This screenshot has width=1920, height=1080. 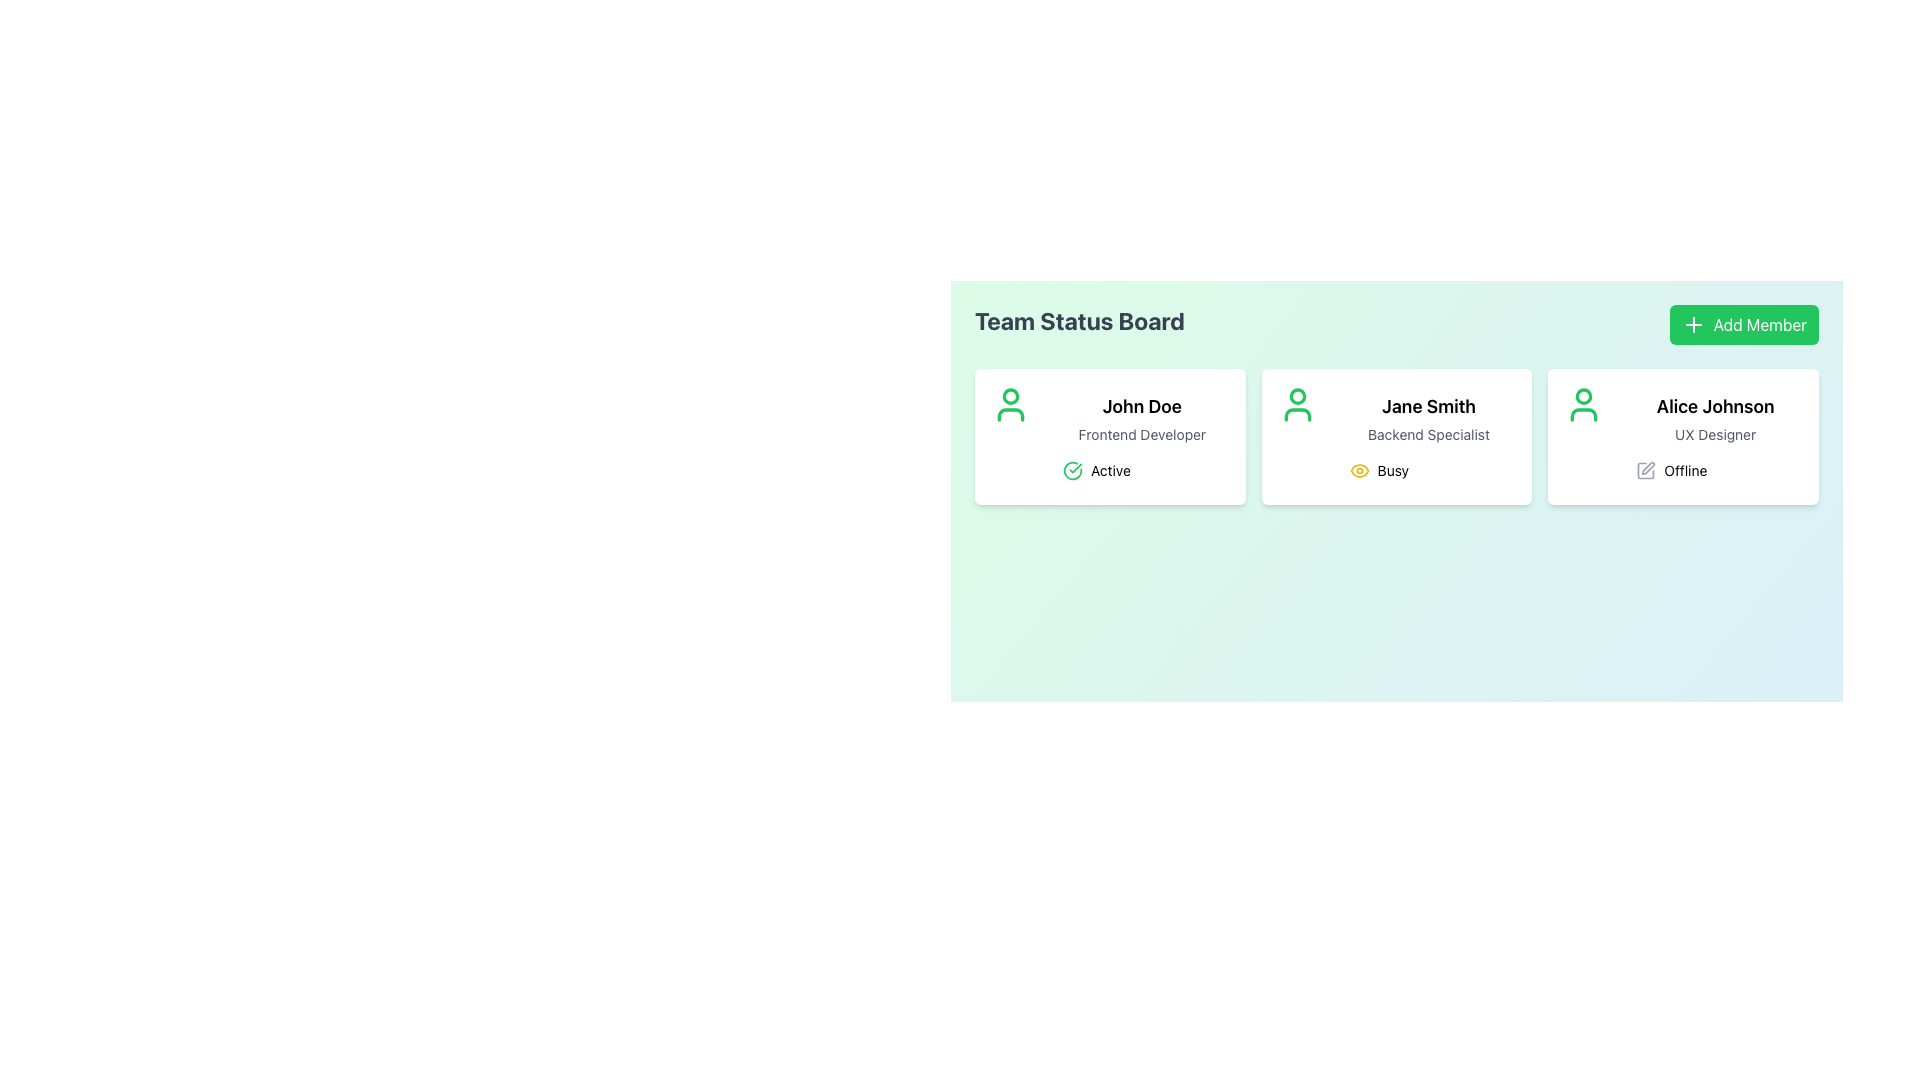 What do you see at coordinates (1011, 405) in the screenshot?
I see `the user-shaped icon styled in green located at the top-left corner of the card containing 'John Doe', 'Frontend Developer', and 'Active'` at bounding box center [1011, 405].